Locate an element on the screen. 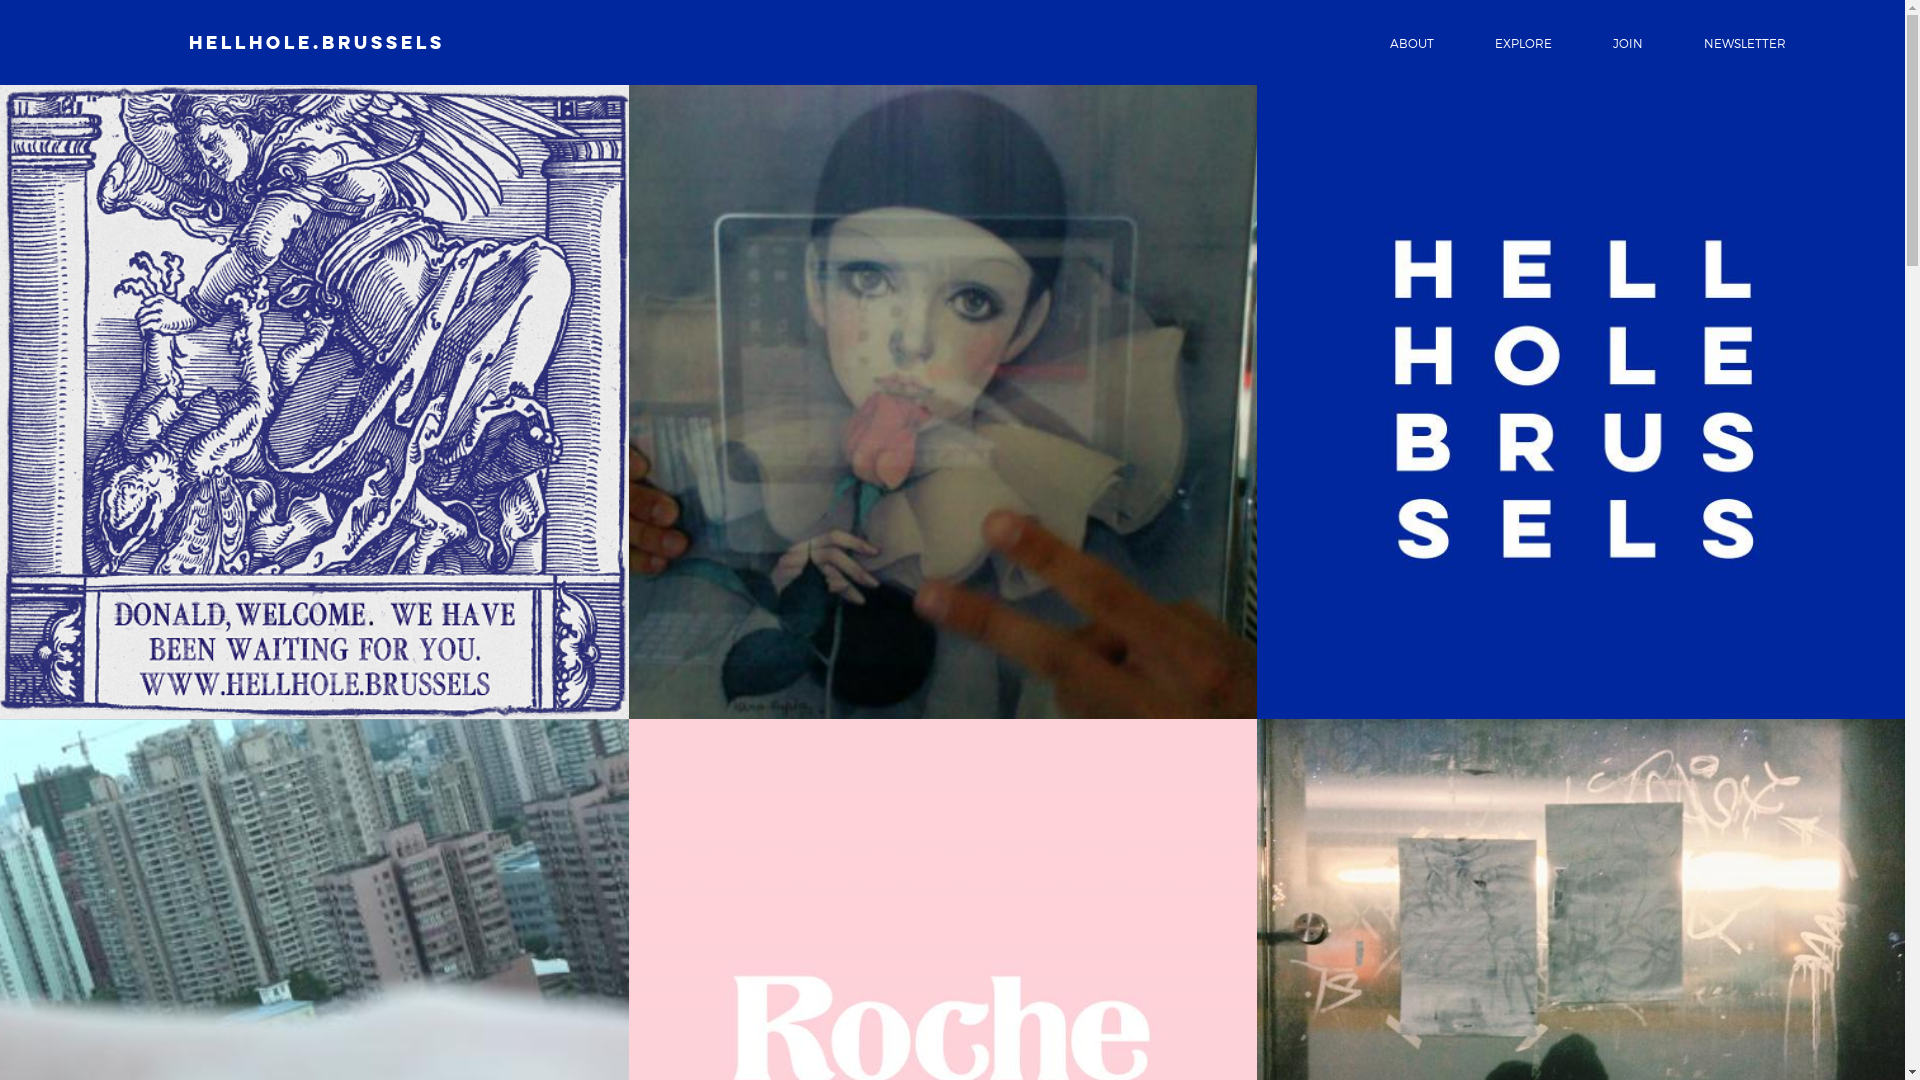 This screenshot has height=1080, width=1920. 'EXPLORE' is located at coordinates (1522, 43).